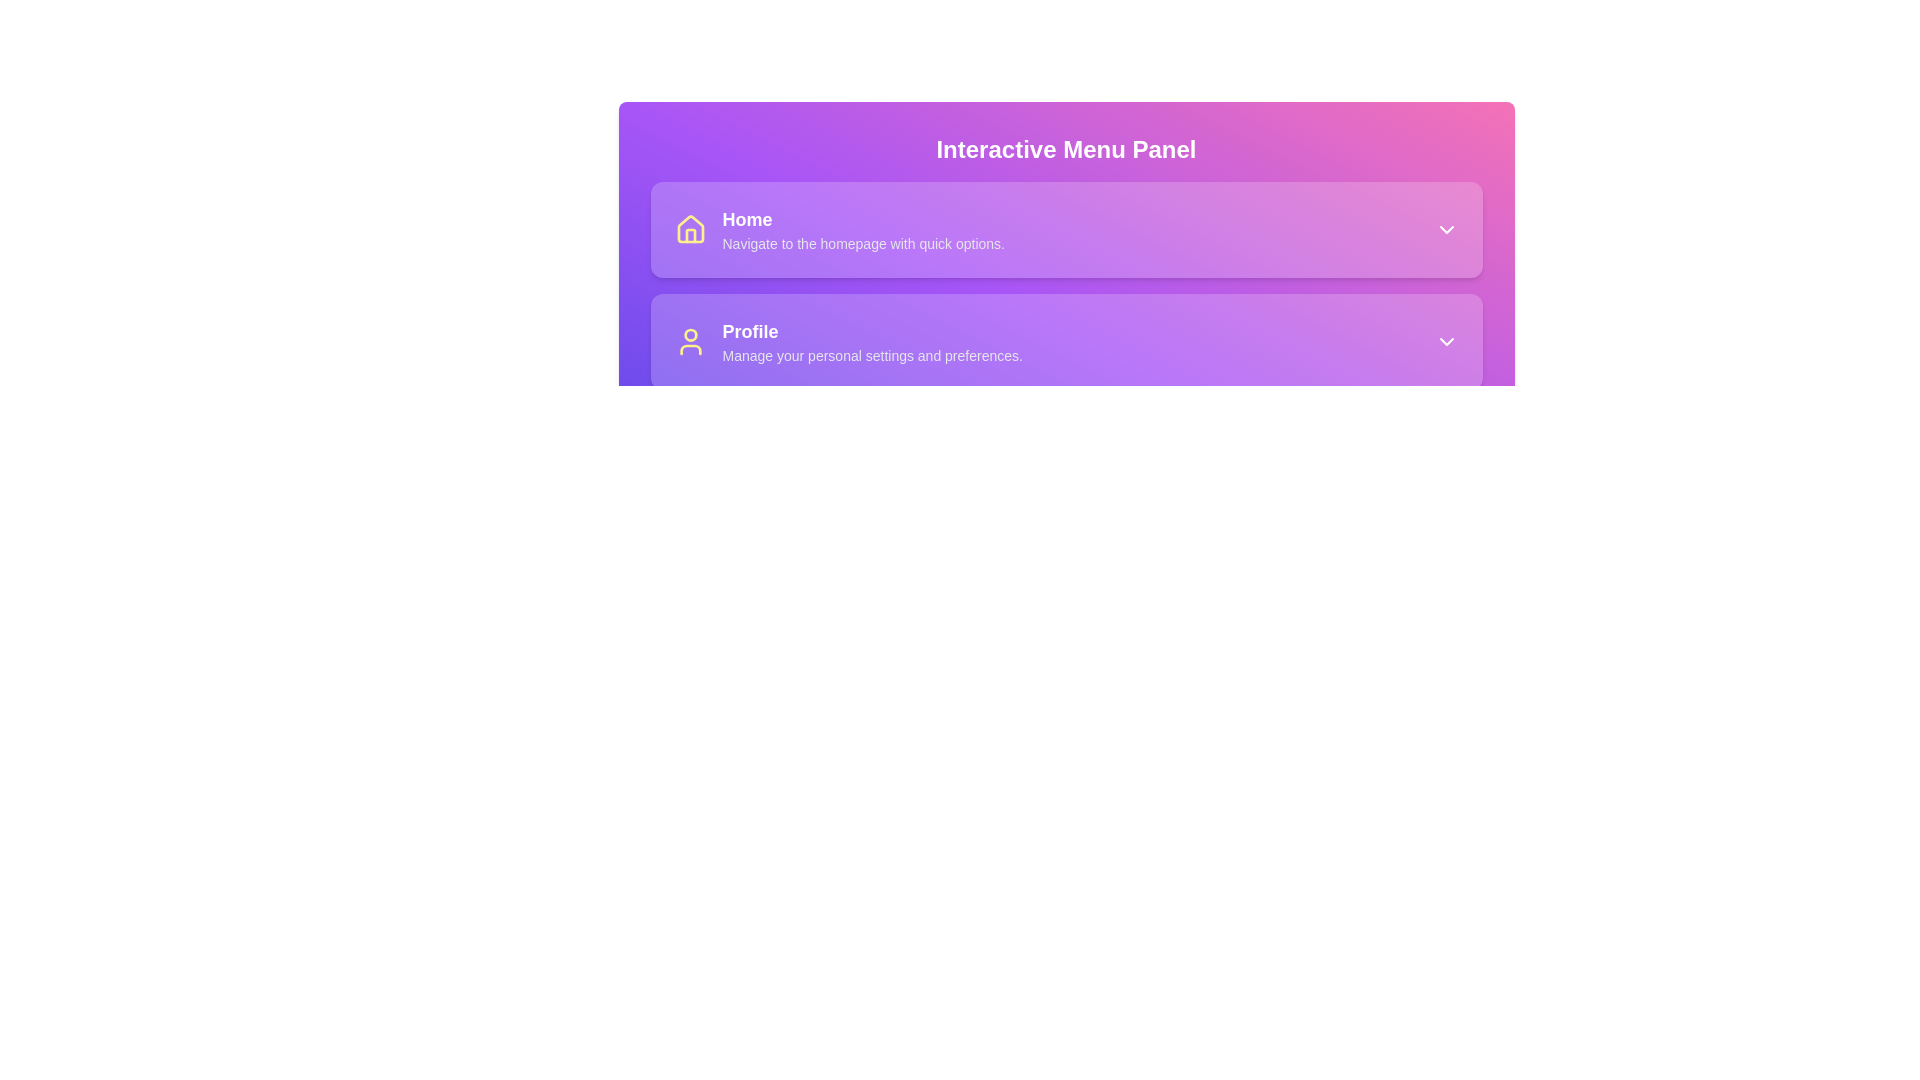 The image size is (1920, 1080). I want to click on the graphical home icon component located in the top-left corner of the menu panel, so click(690, 234).